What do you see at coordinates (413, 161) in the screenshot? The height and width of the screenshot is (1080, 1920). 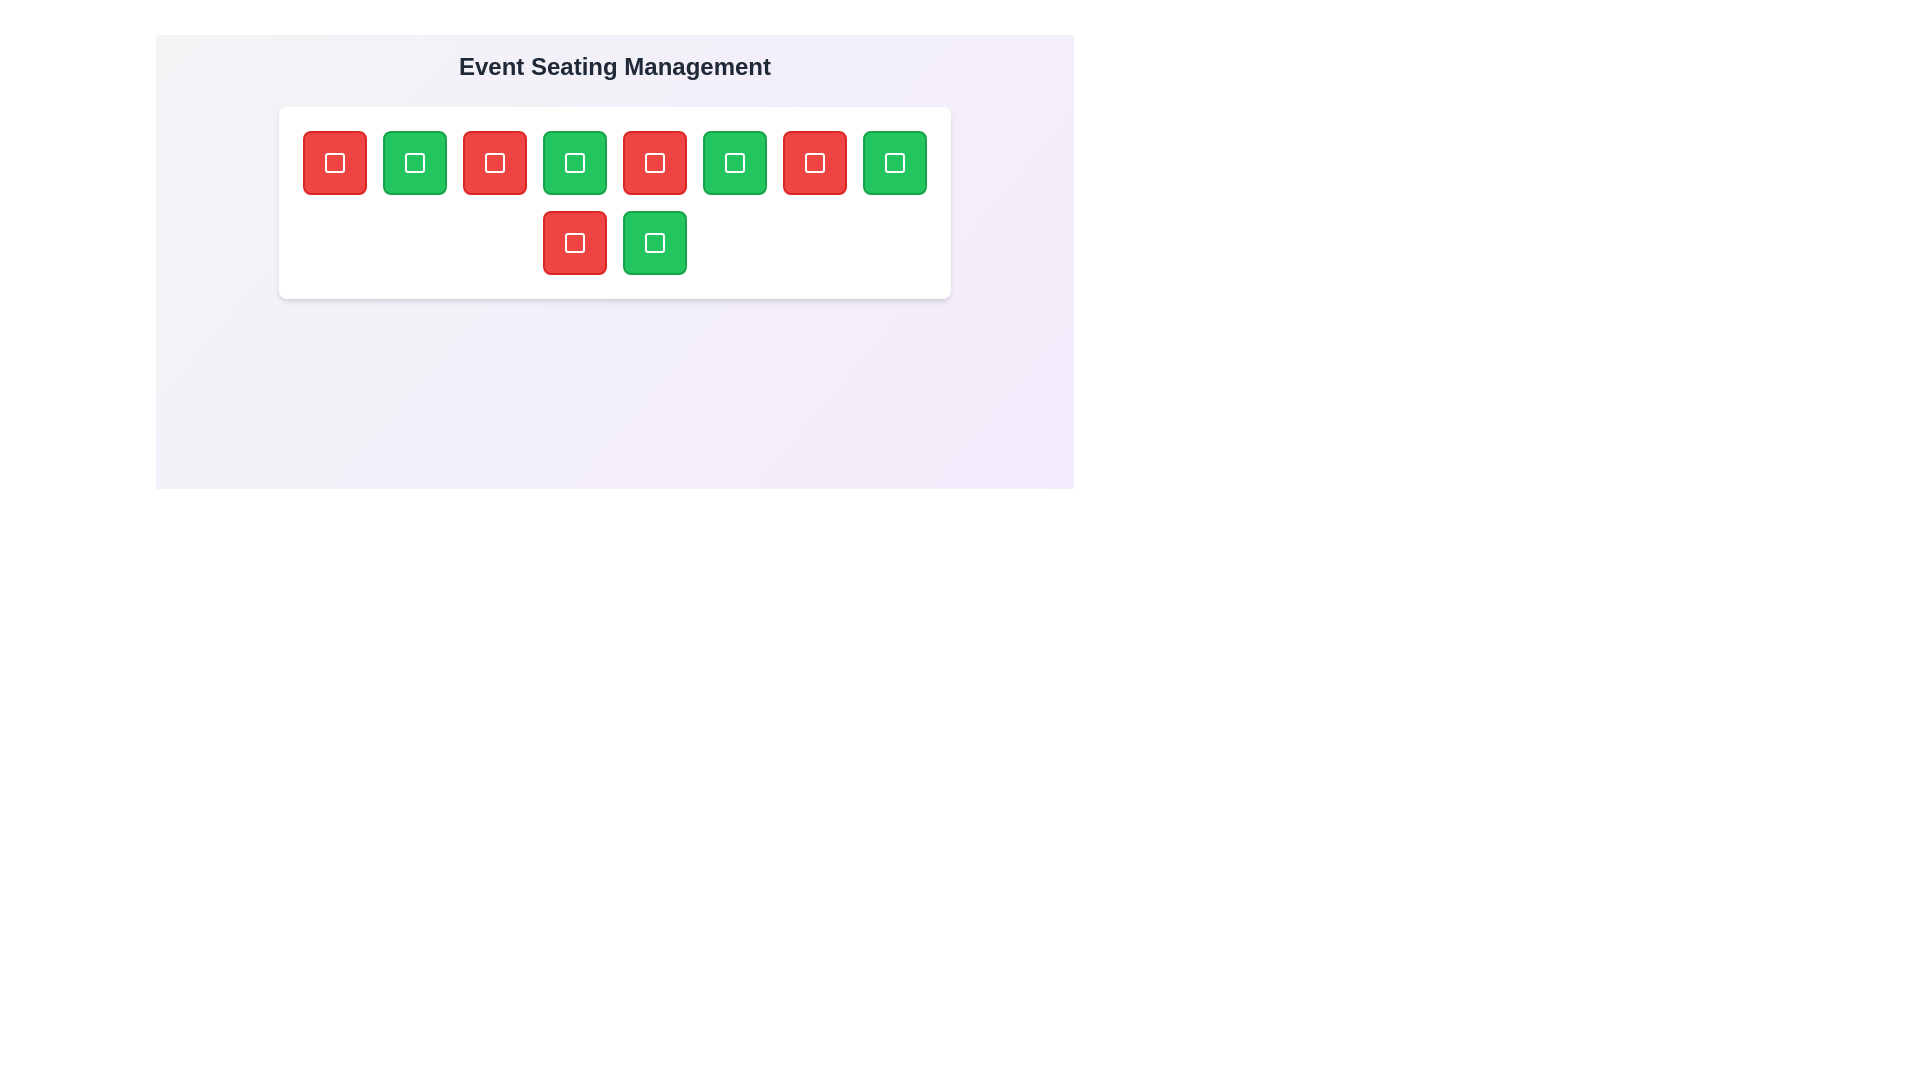 I see `Seat 2 in the seating layout` at bounding box center [413, 161].